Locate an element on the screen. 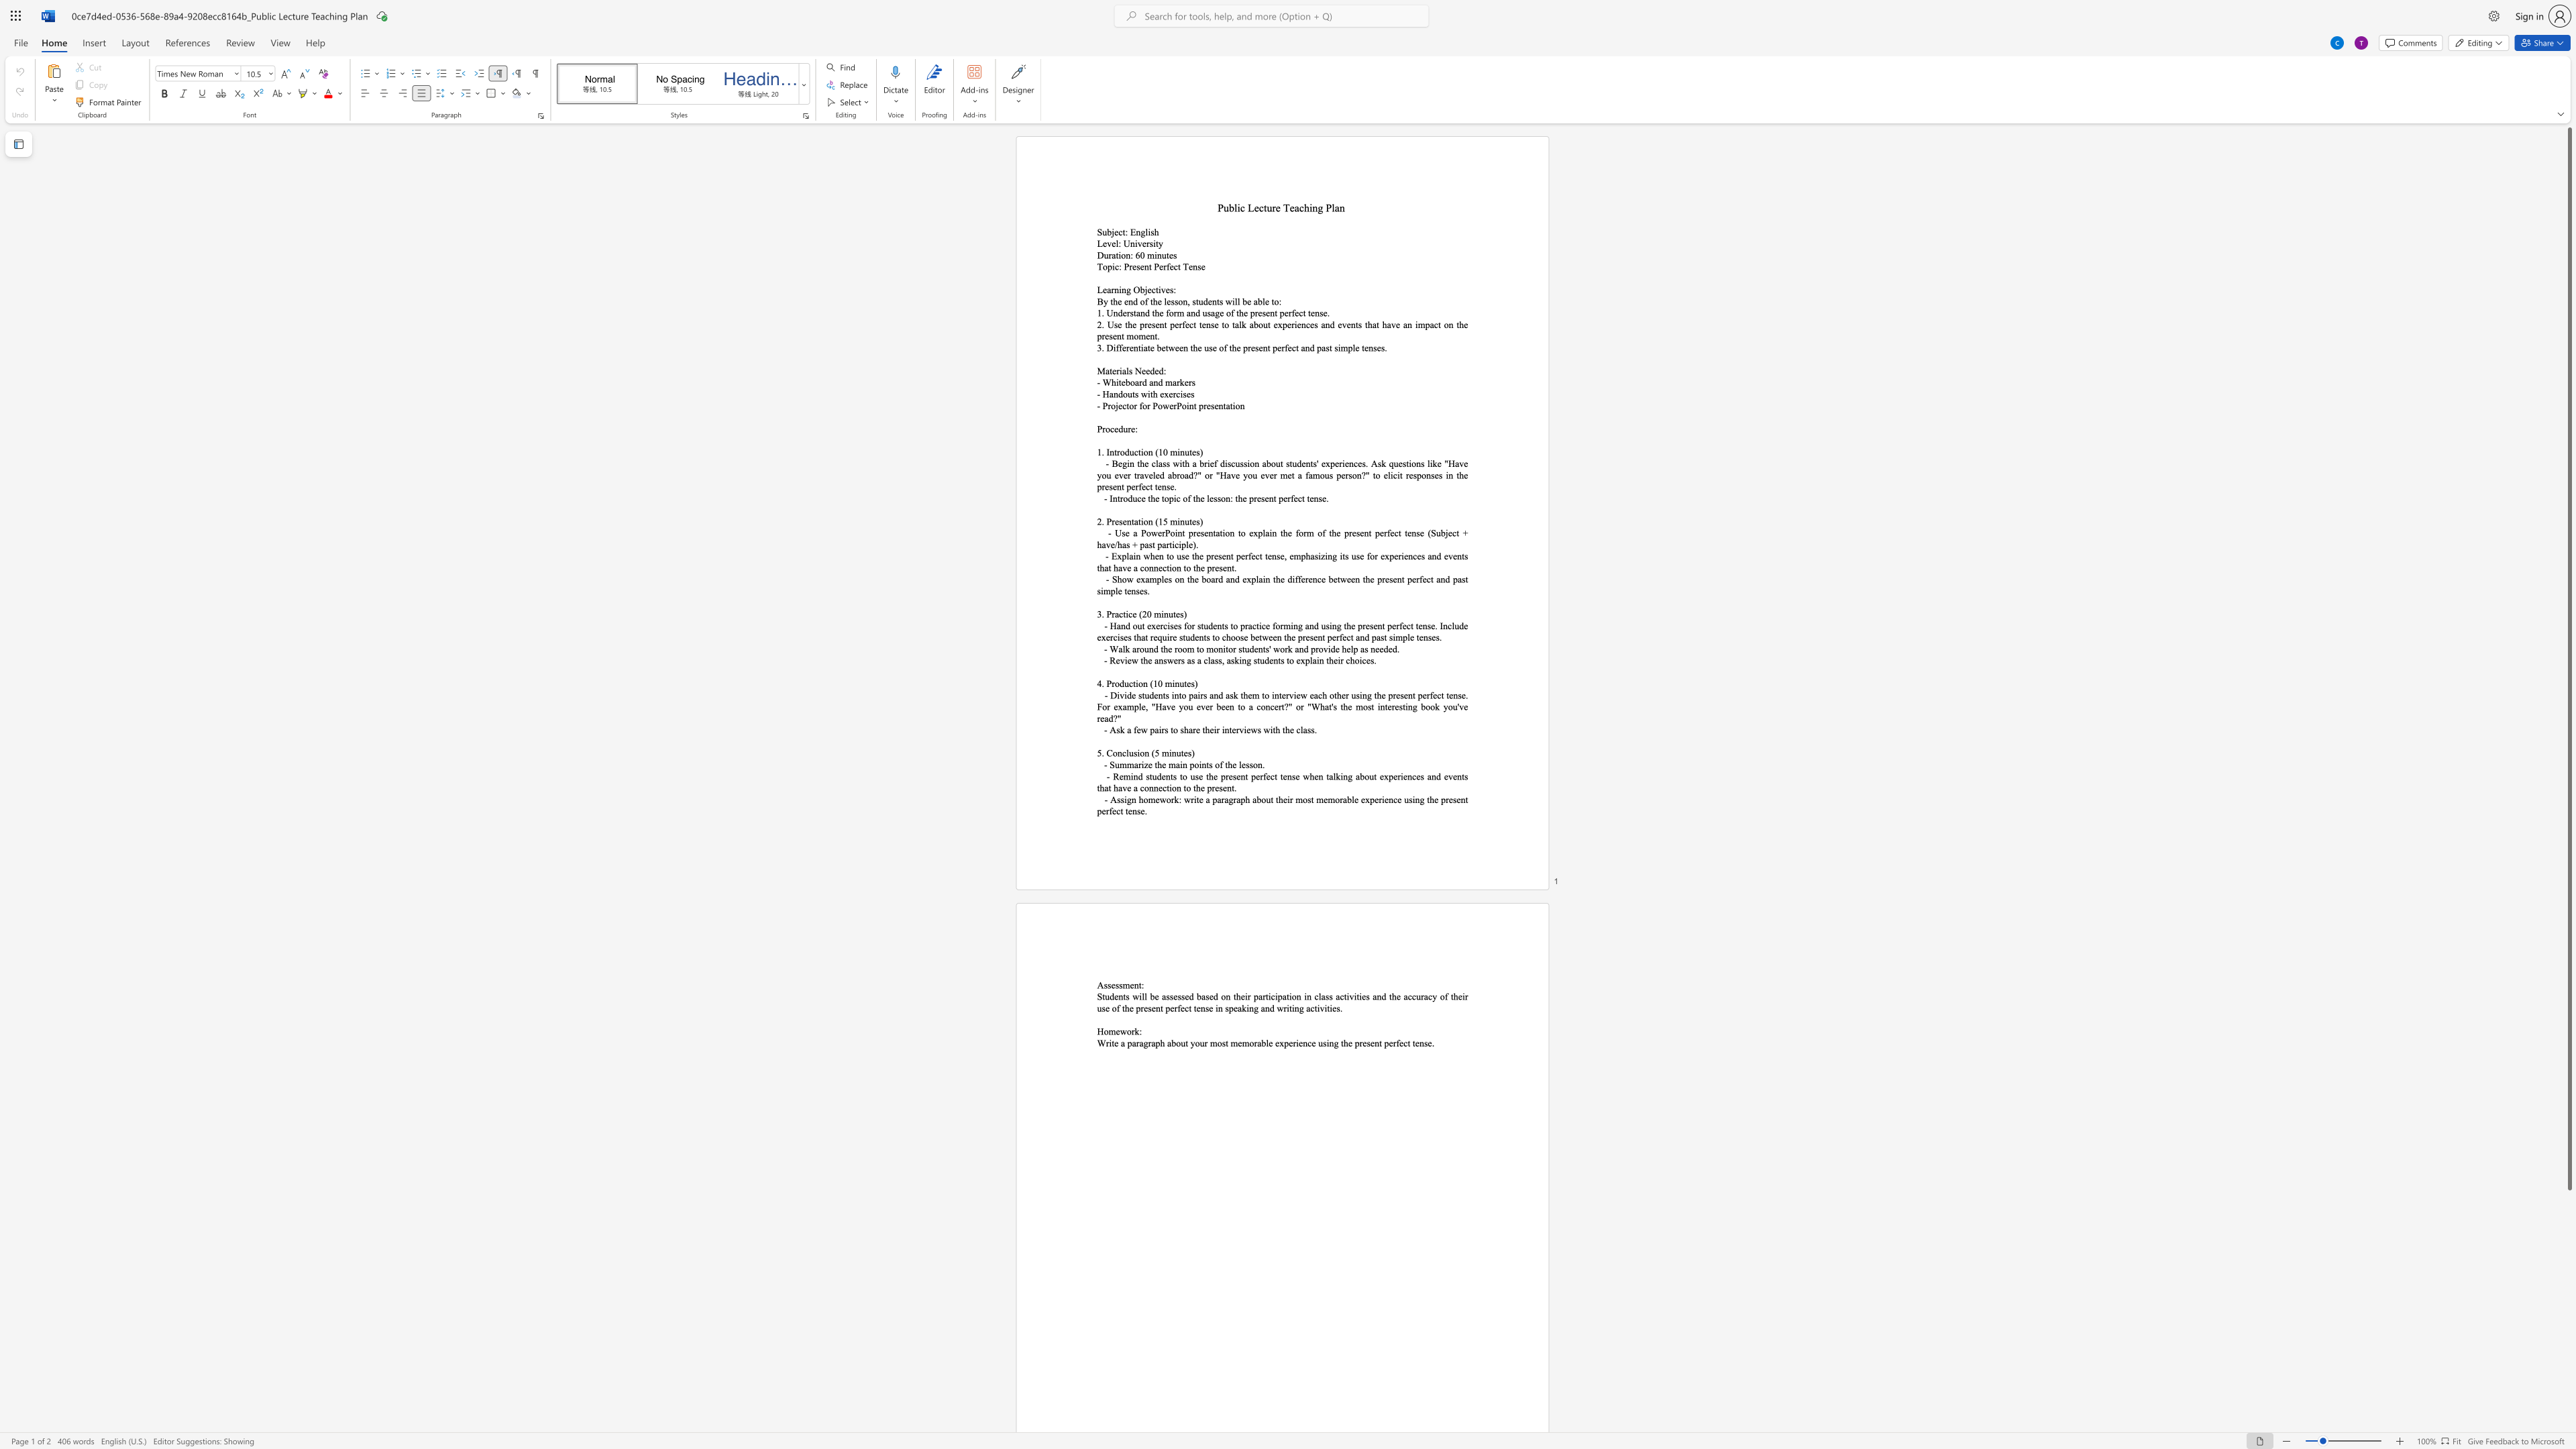 This screenshot has height=1449, width=2576. the space between the continuous character "p" and "r" in the text is located at coordinates (1246, 347).